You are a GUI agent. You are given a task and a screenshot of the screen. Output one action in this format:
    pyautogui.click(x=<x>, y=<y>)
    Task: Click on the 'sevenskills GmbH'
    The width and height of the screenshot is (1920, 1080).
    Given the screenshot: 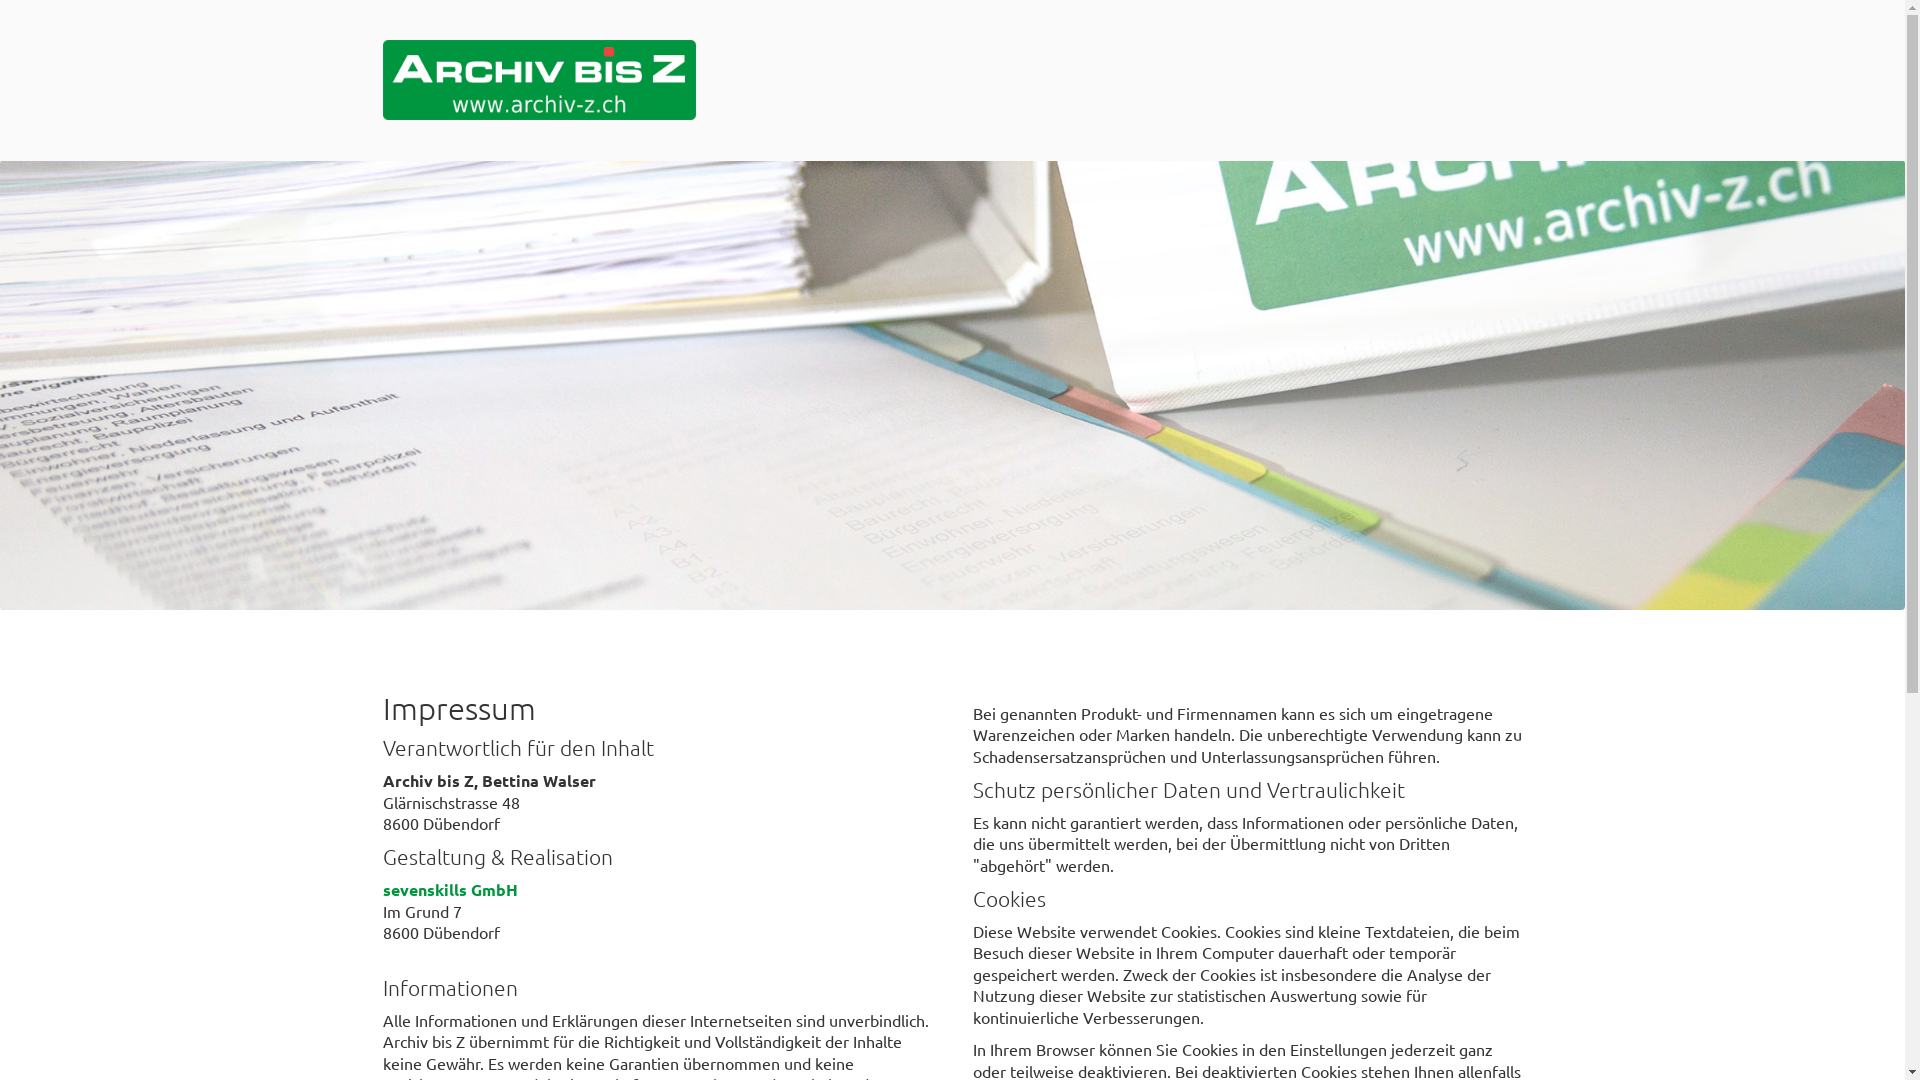 What is the action you would take?
    pyautogui.click(x=382, y=888)
    